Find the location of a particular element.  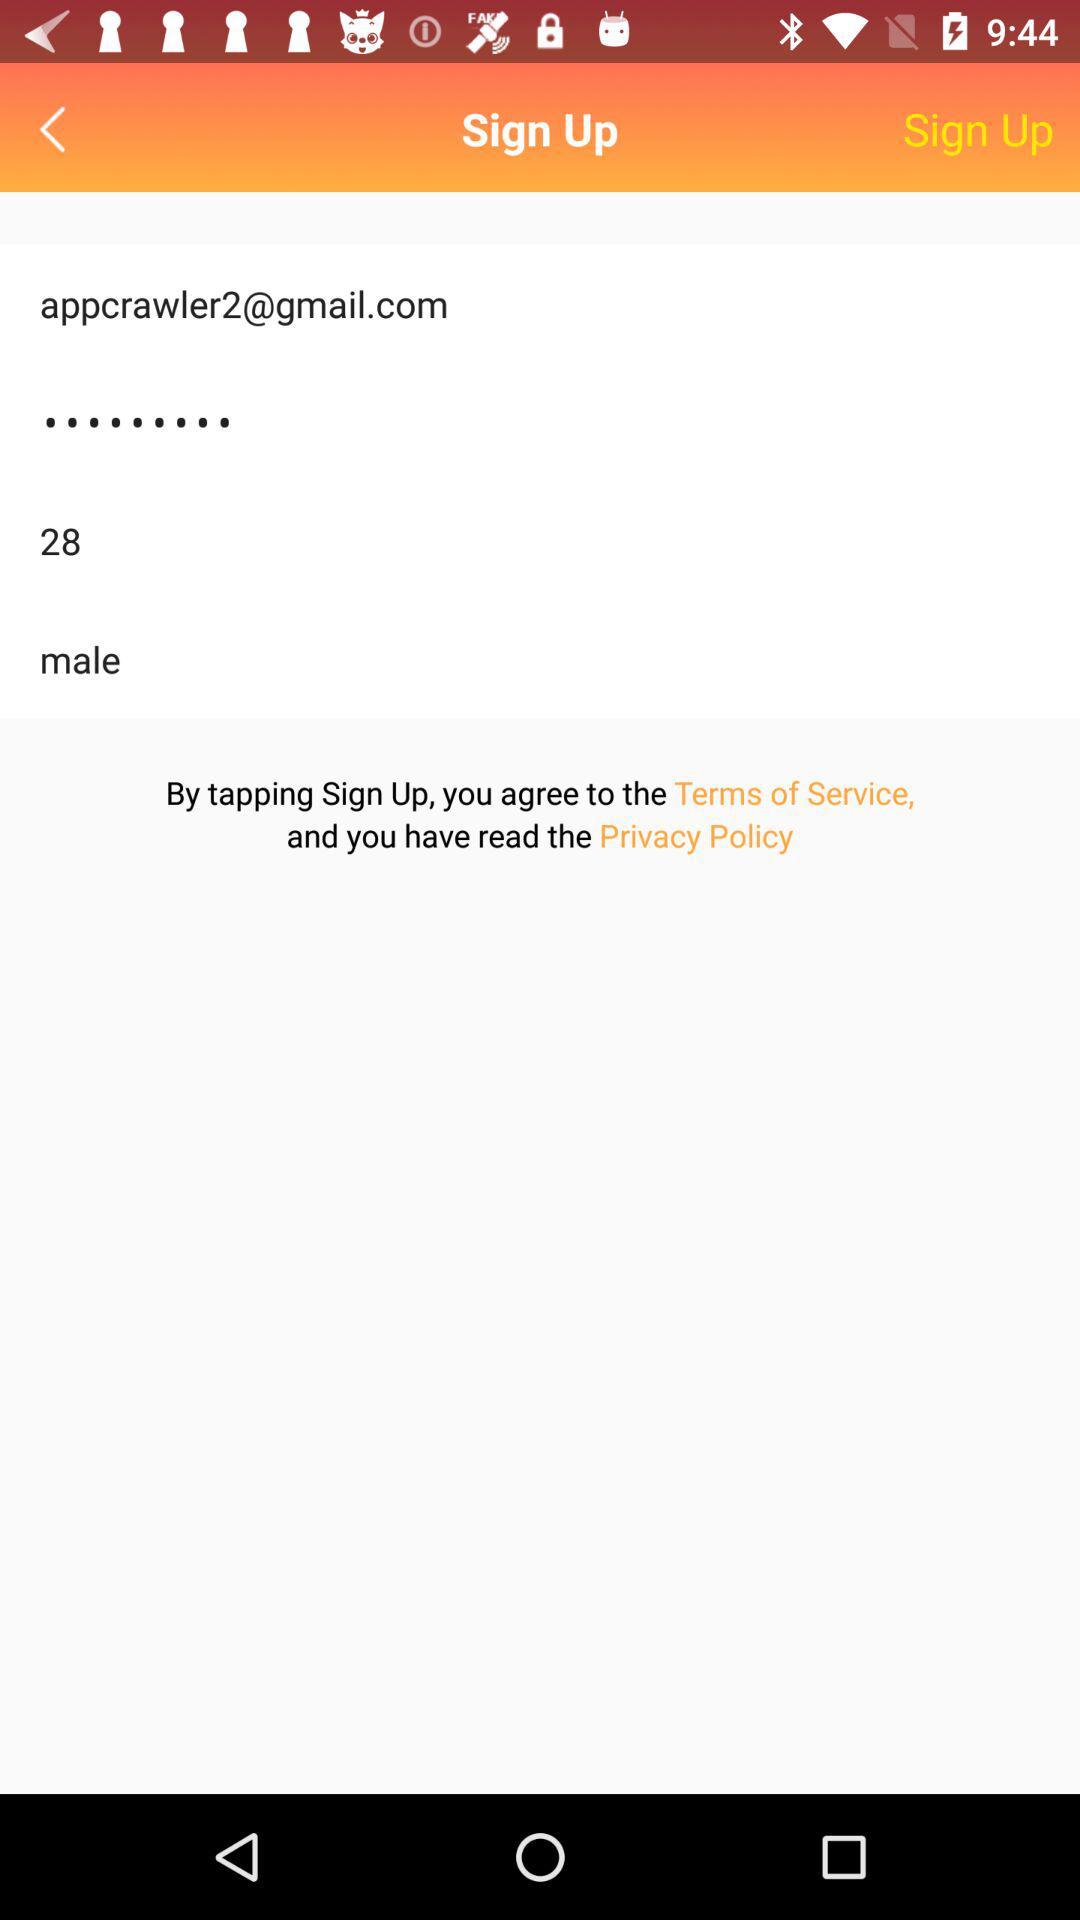

male icon is located at coordinates (540, 659).